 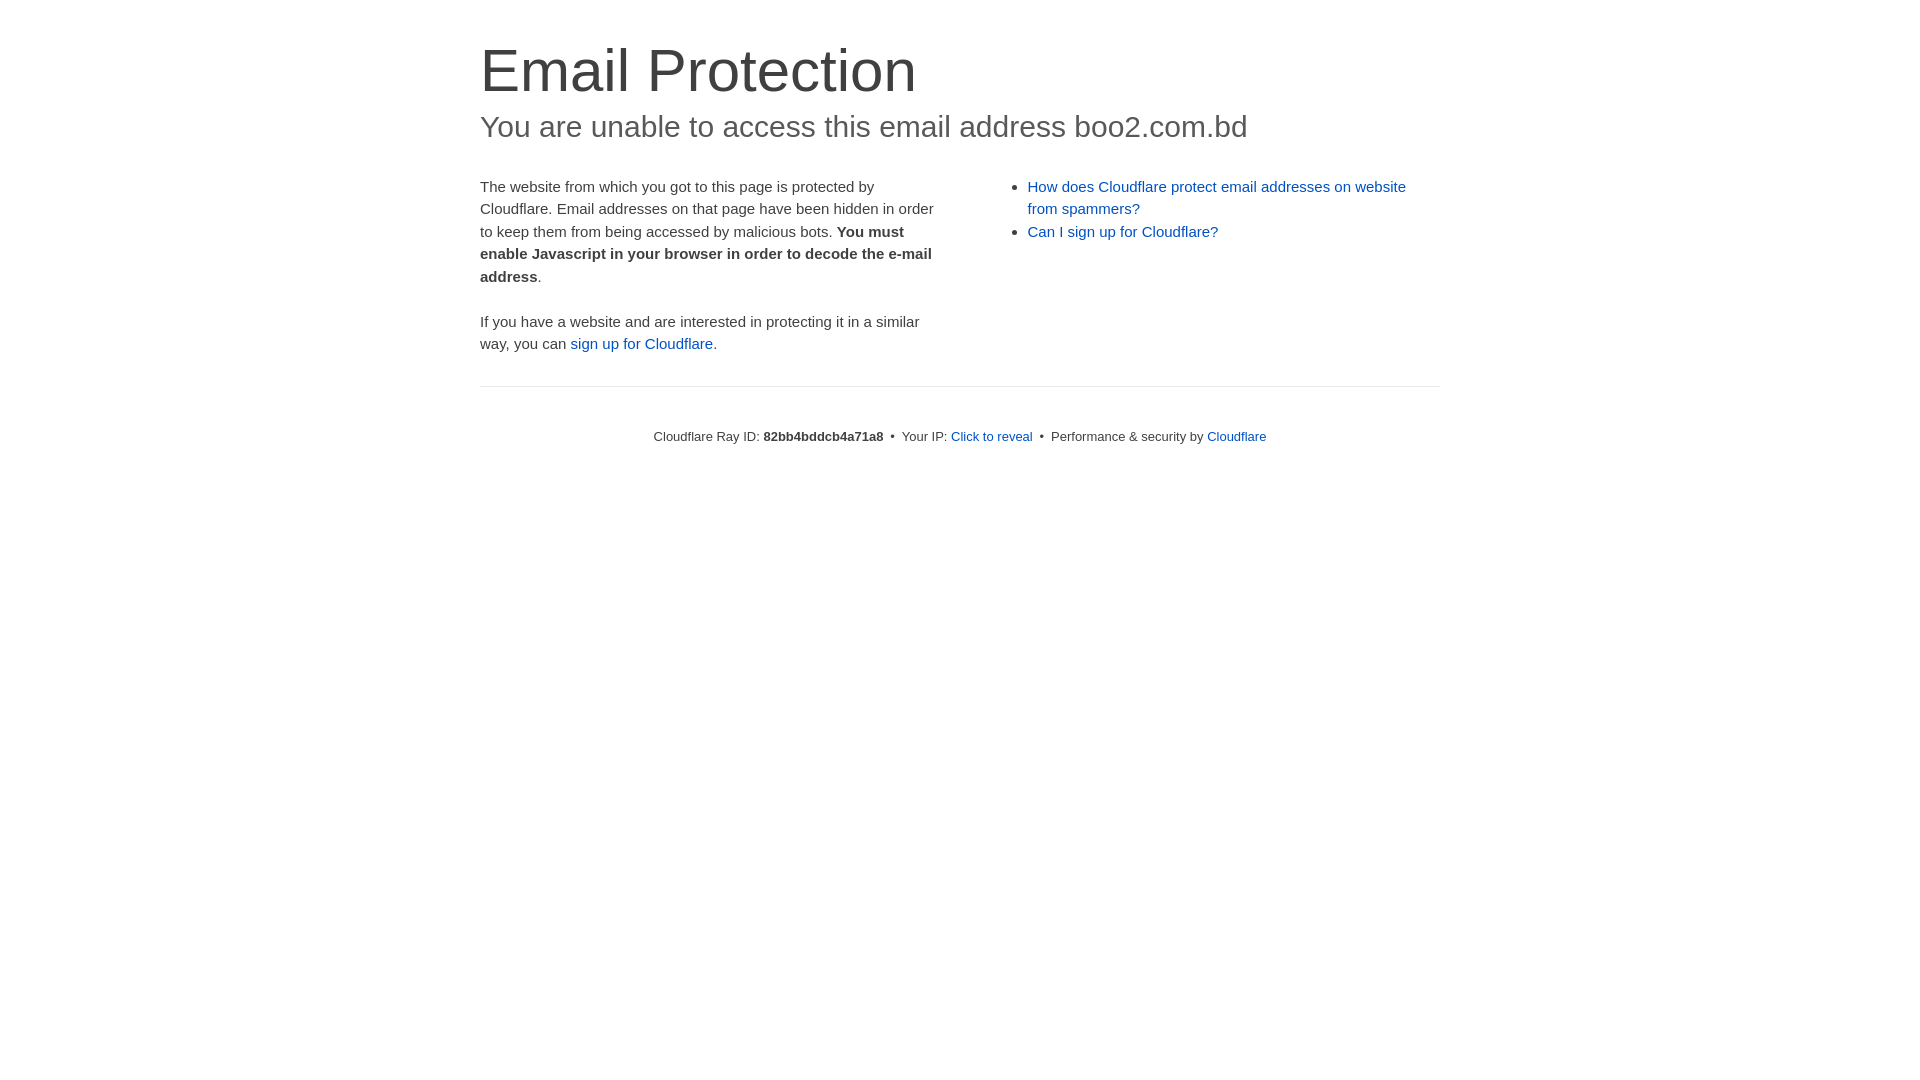 I want to click on 'Cloudflare', so click(x=1235, y=435).